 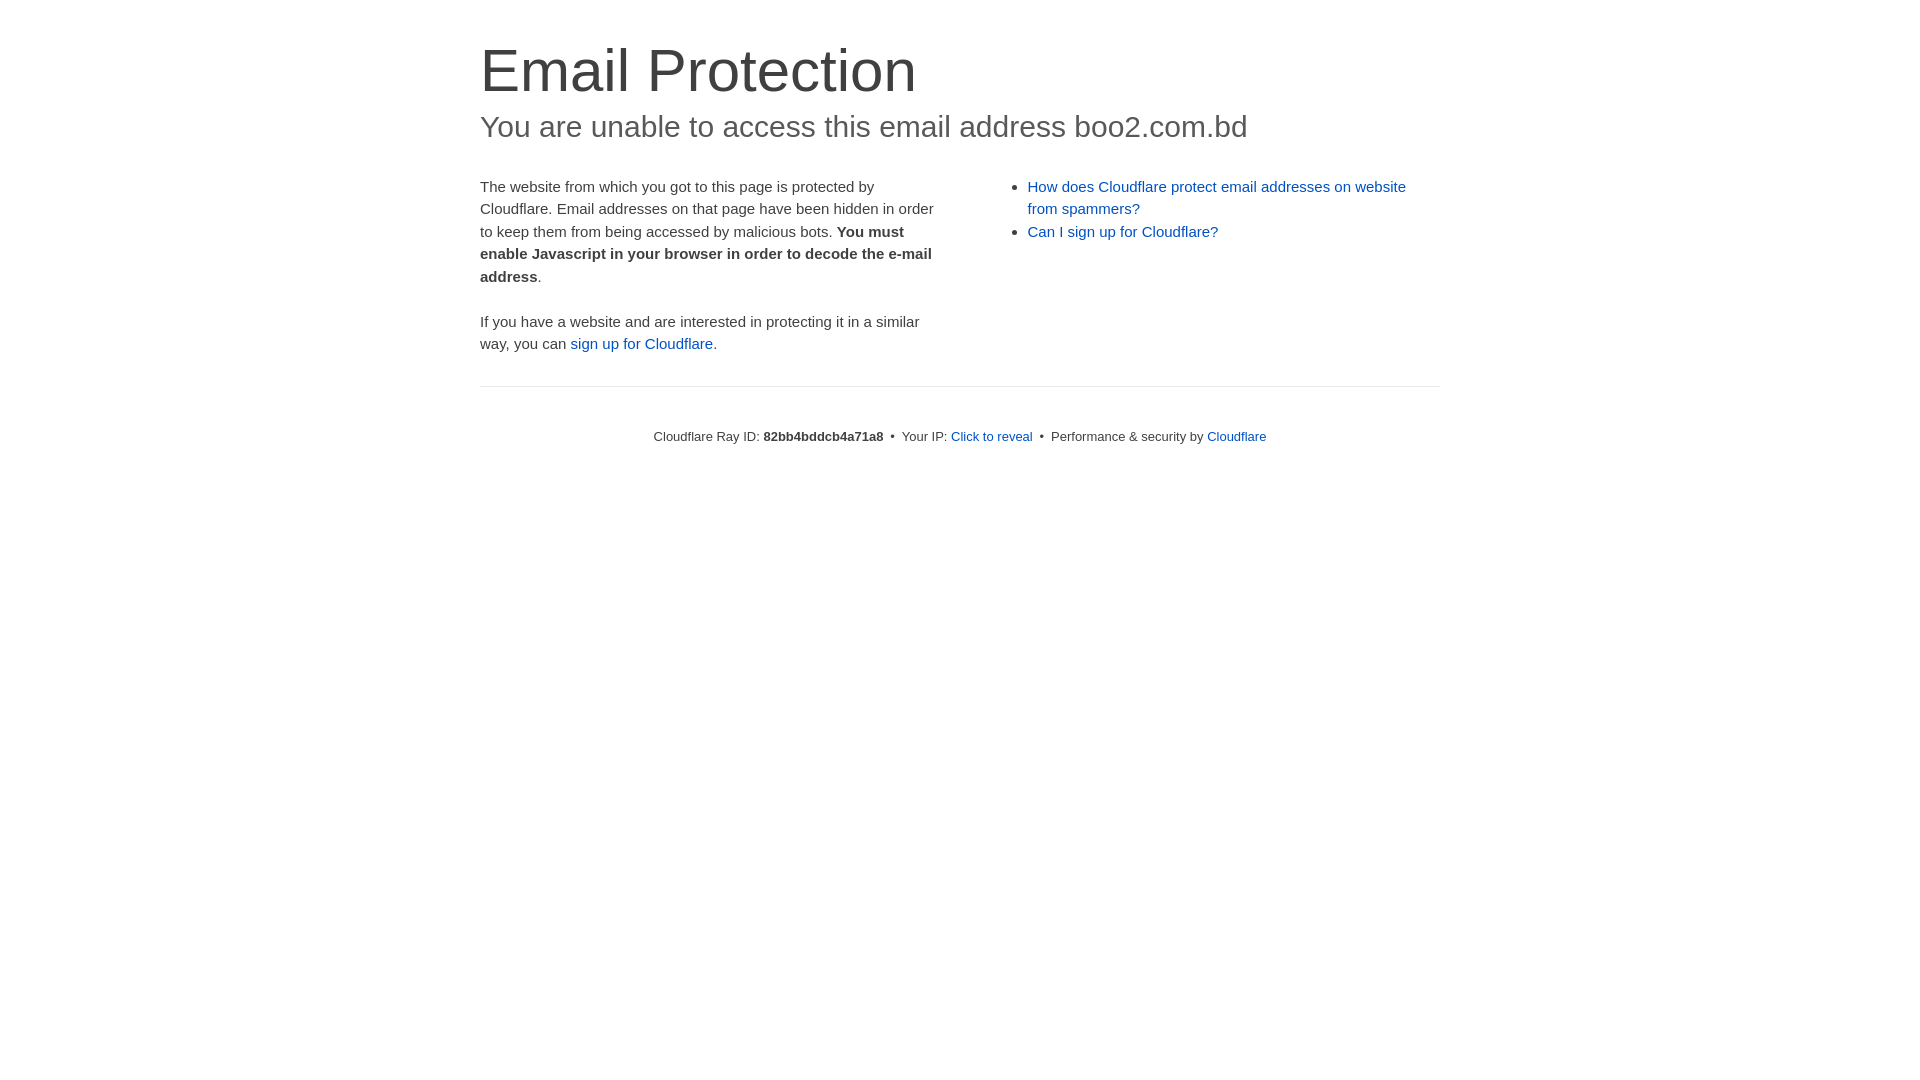 I want to click on 'Cloudflare', so click(x=1235, y=435).